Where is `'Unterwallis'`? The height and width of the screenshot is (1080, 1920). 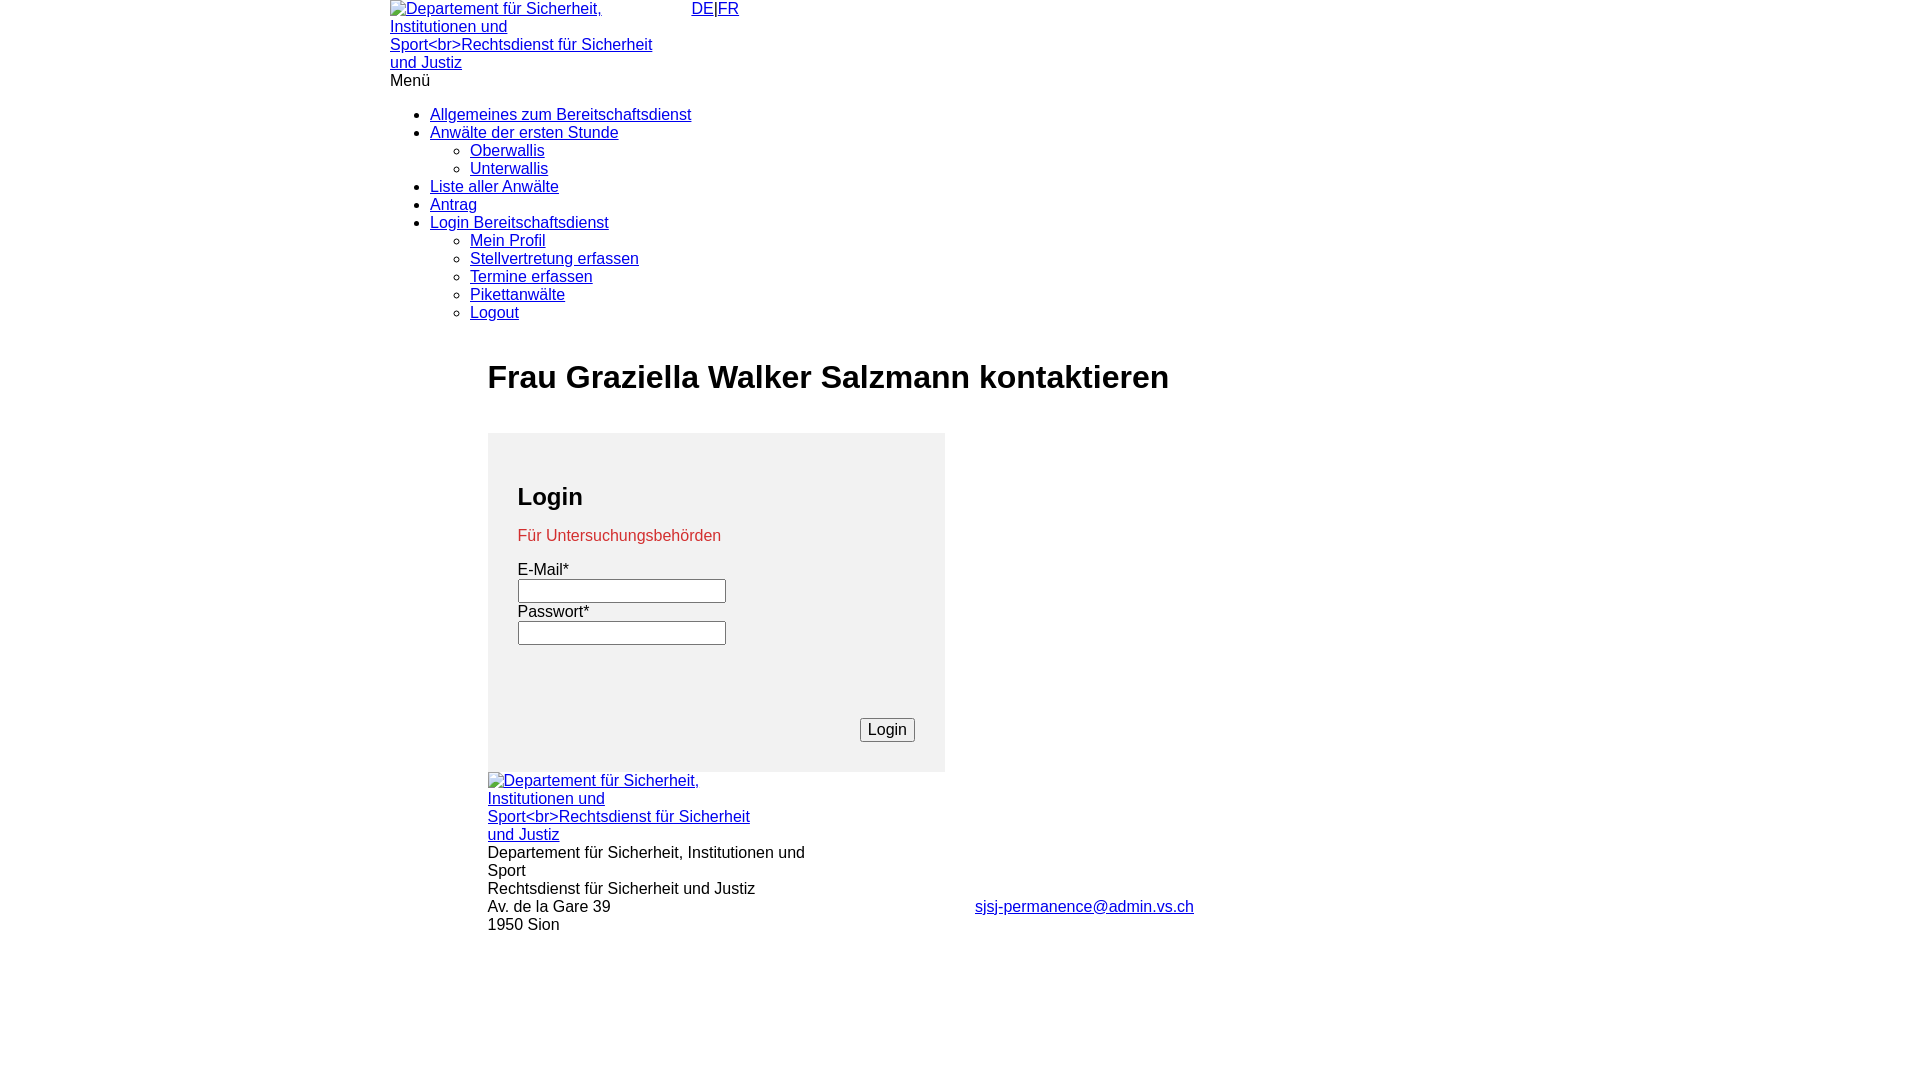 'Unterwallis' is located at coordinates (469, 167).